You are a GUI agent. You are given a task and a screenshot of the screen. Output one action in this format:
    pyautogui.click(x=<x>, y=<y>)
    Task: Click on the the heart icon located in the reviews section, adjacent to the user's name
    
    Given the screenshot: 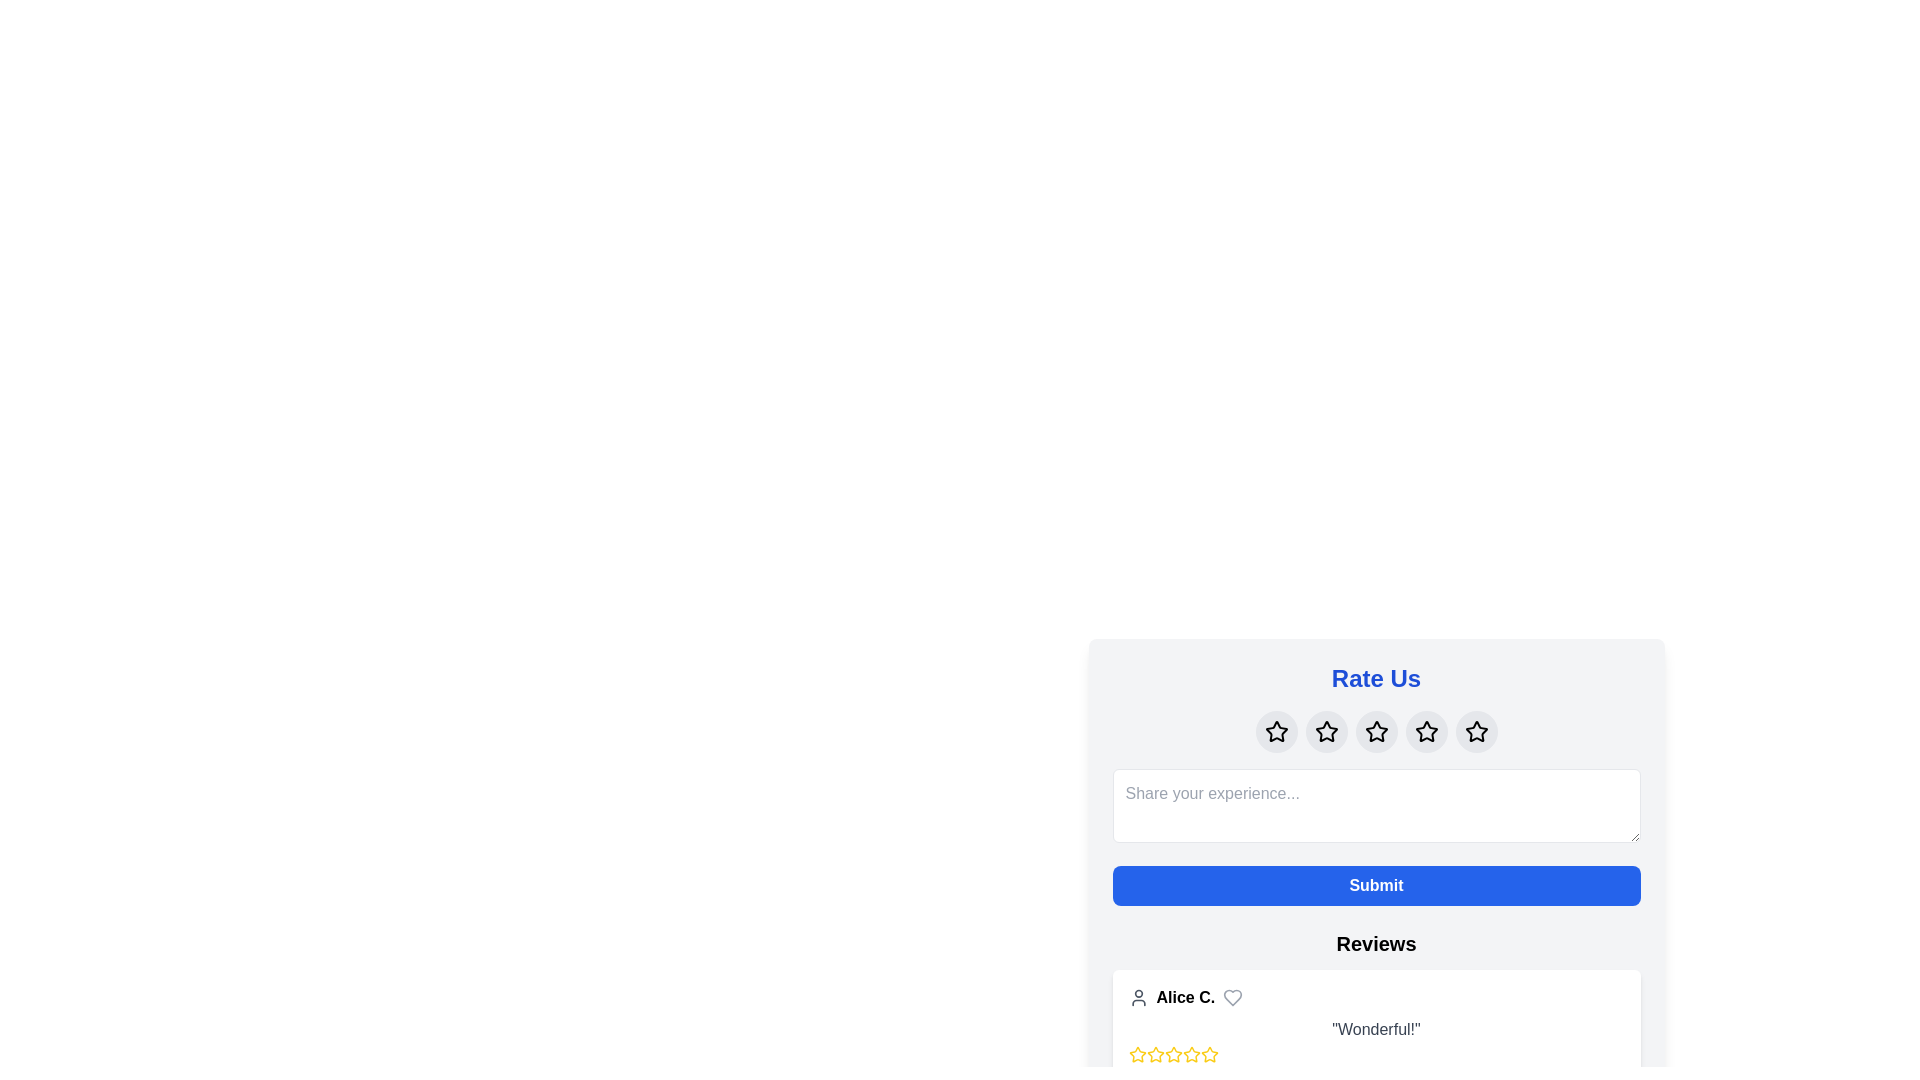 What is the action you would take?
    pyautogui.click(x=1232, y=998)
    